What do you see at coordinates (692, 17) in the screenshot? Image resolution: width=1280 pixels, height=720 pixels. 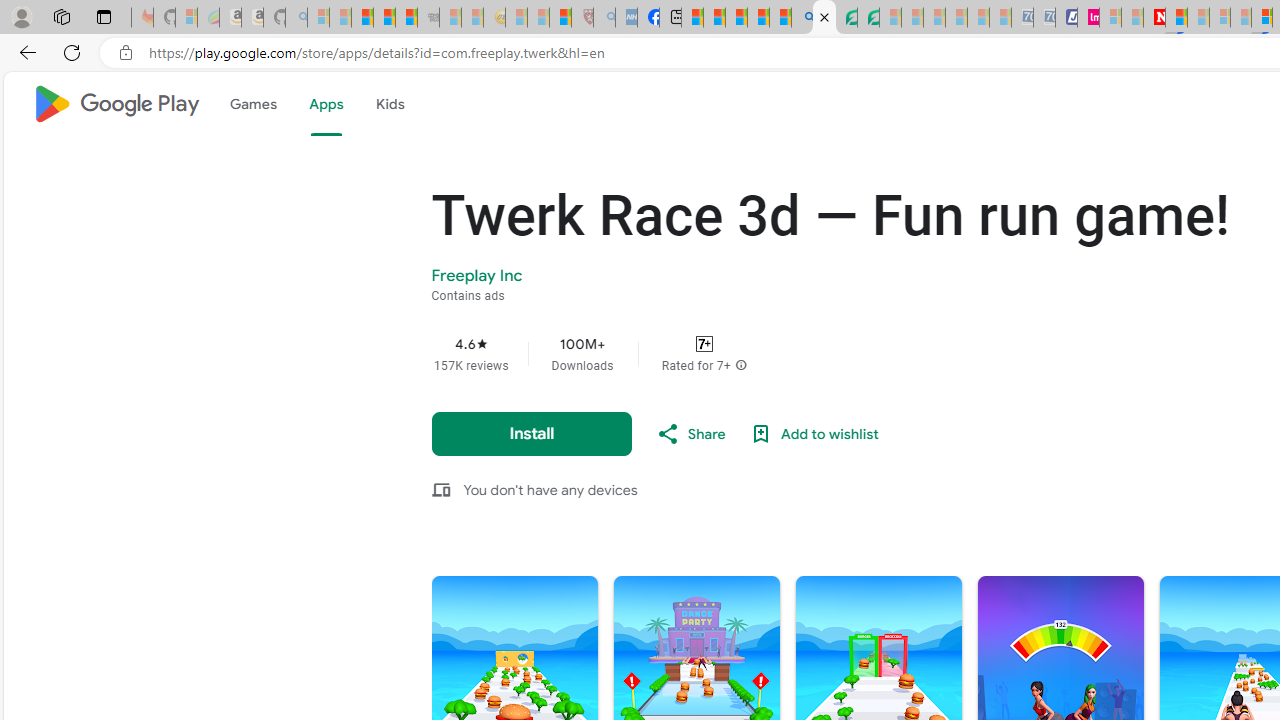 I see `'MSNBC - MSN'` at bounding box center [692, 17].